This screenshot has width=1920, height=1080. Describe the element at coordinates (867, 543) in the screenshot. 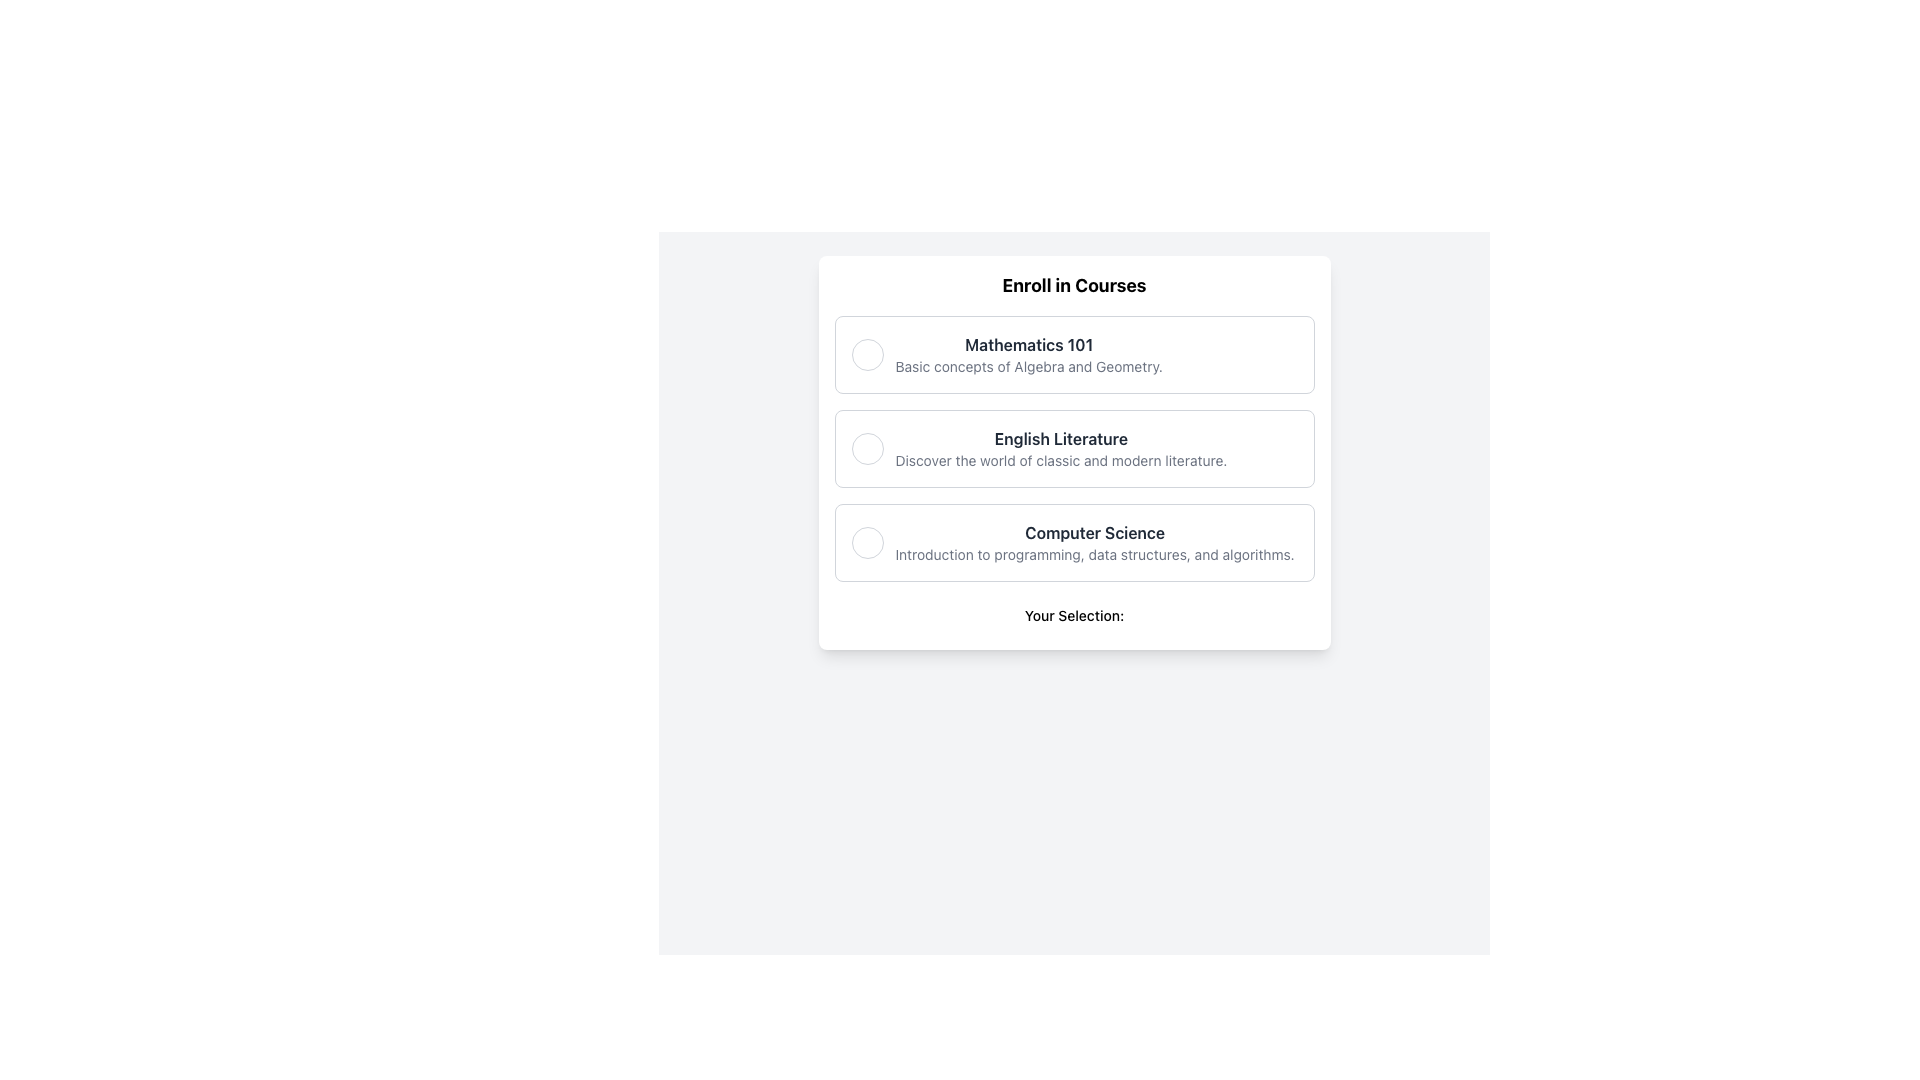

I see `on the circular selection indicator (radio button) located` at that location.